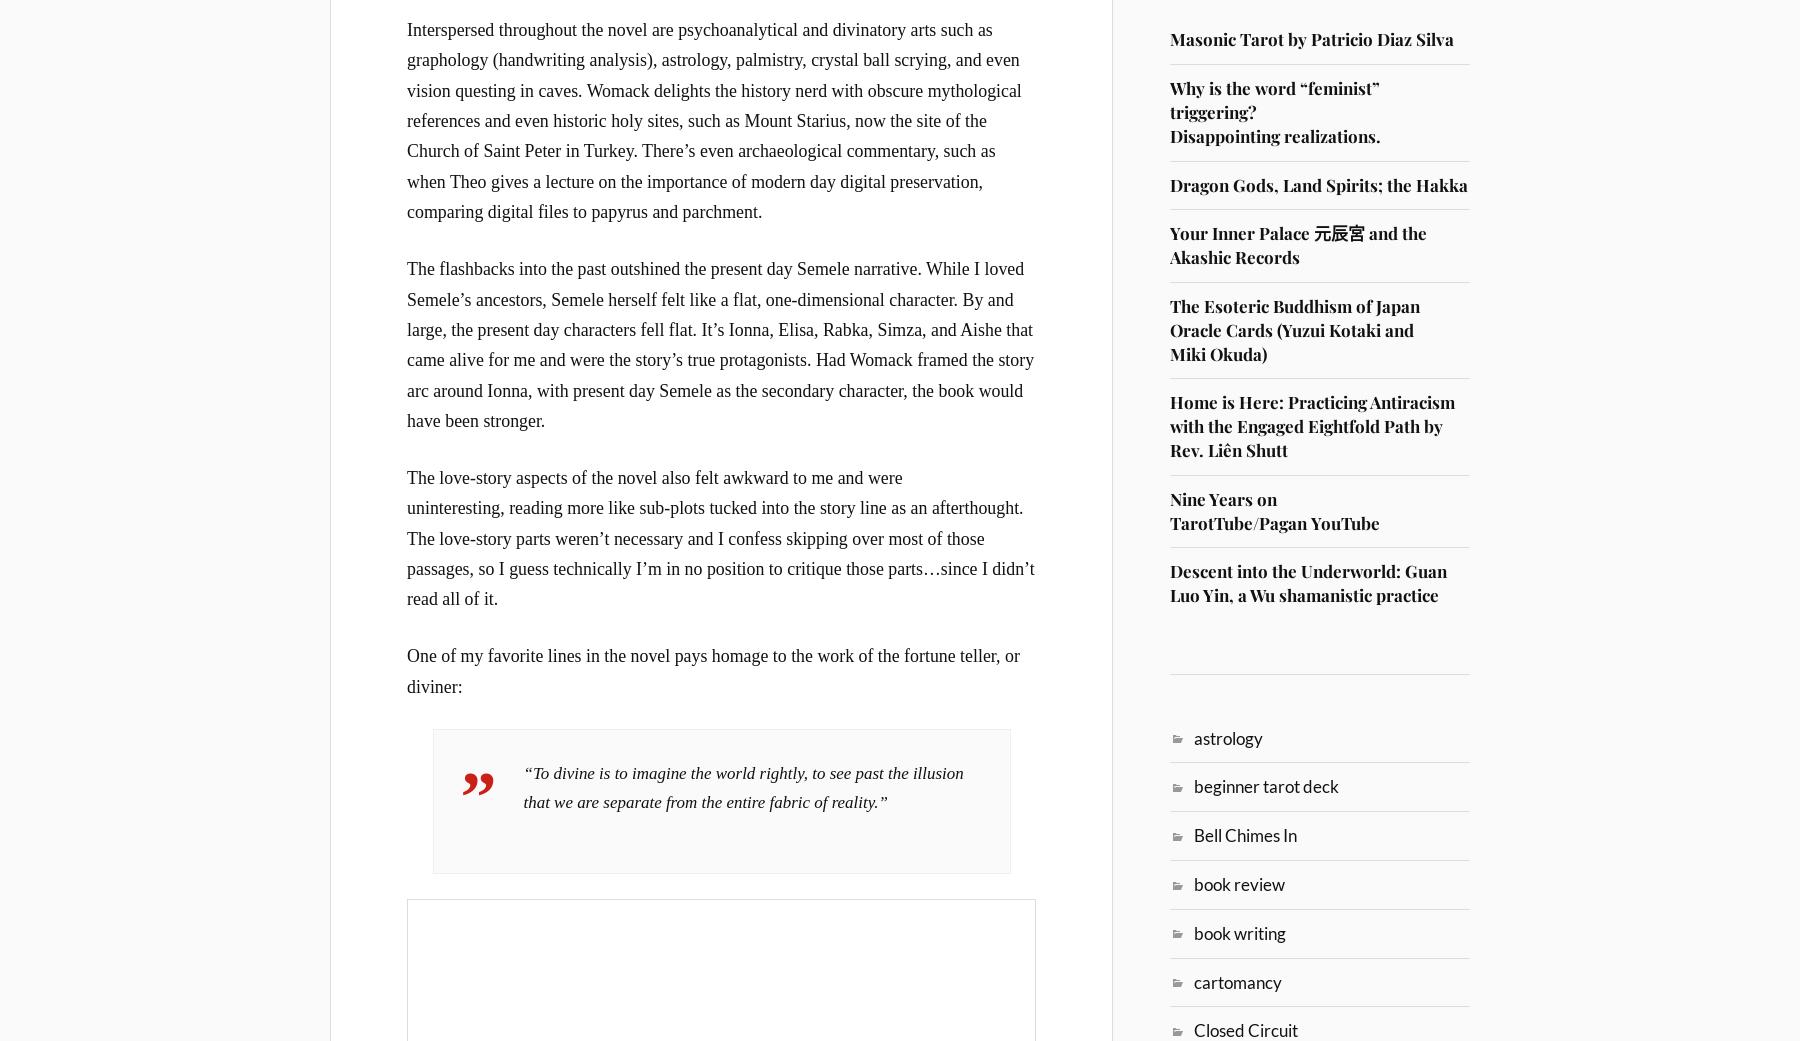 This screenshot has height=1041, width=1800. What do you see at coordinates (1227, 737) in the screenshot?
I see `'astrology'` at bounding box center [1227, 737].